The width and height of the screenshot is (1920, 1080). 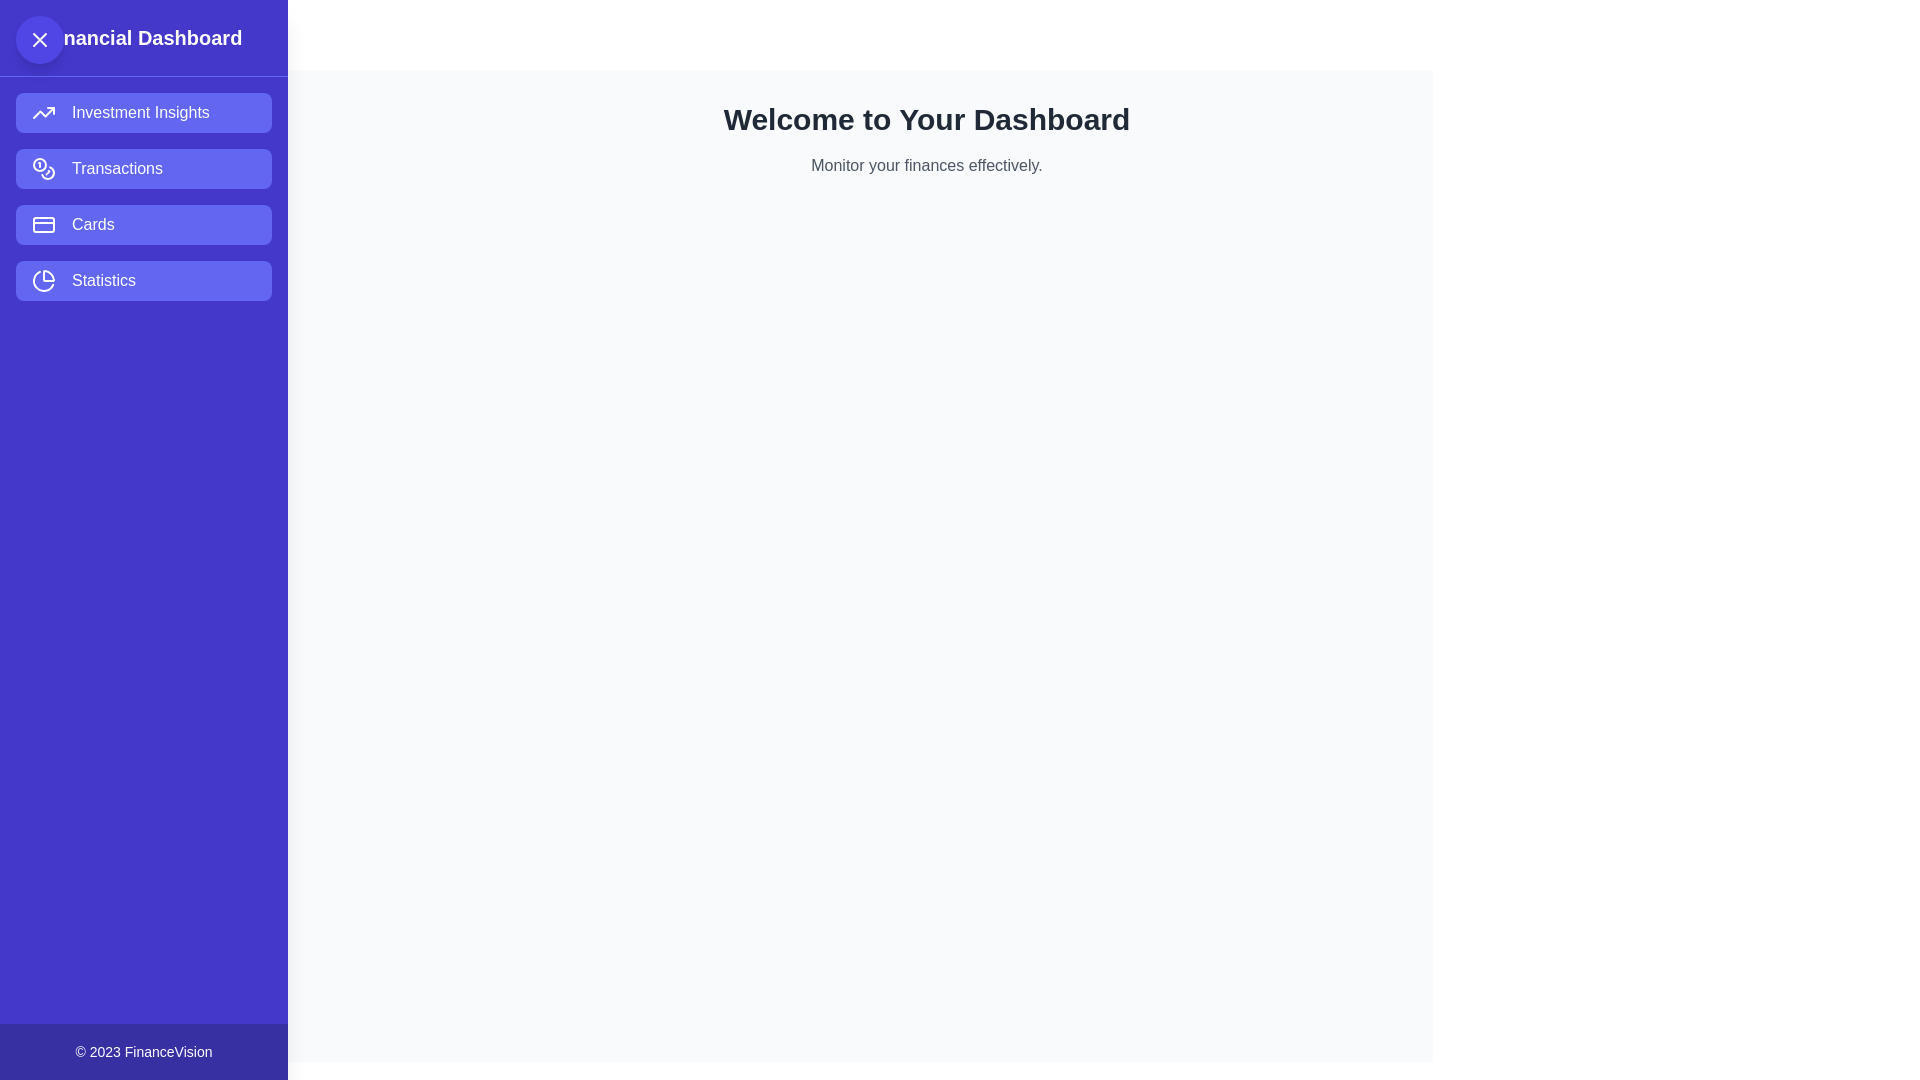 I want to click on the static text element that reads 'Monitor your finances effectively.' located below the heading 'Welcome to Your Dashboard', so click(x=925, y=164).